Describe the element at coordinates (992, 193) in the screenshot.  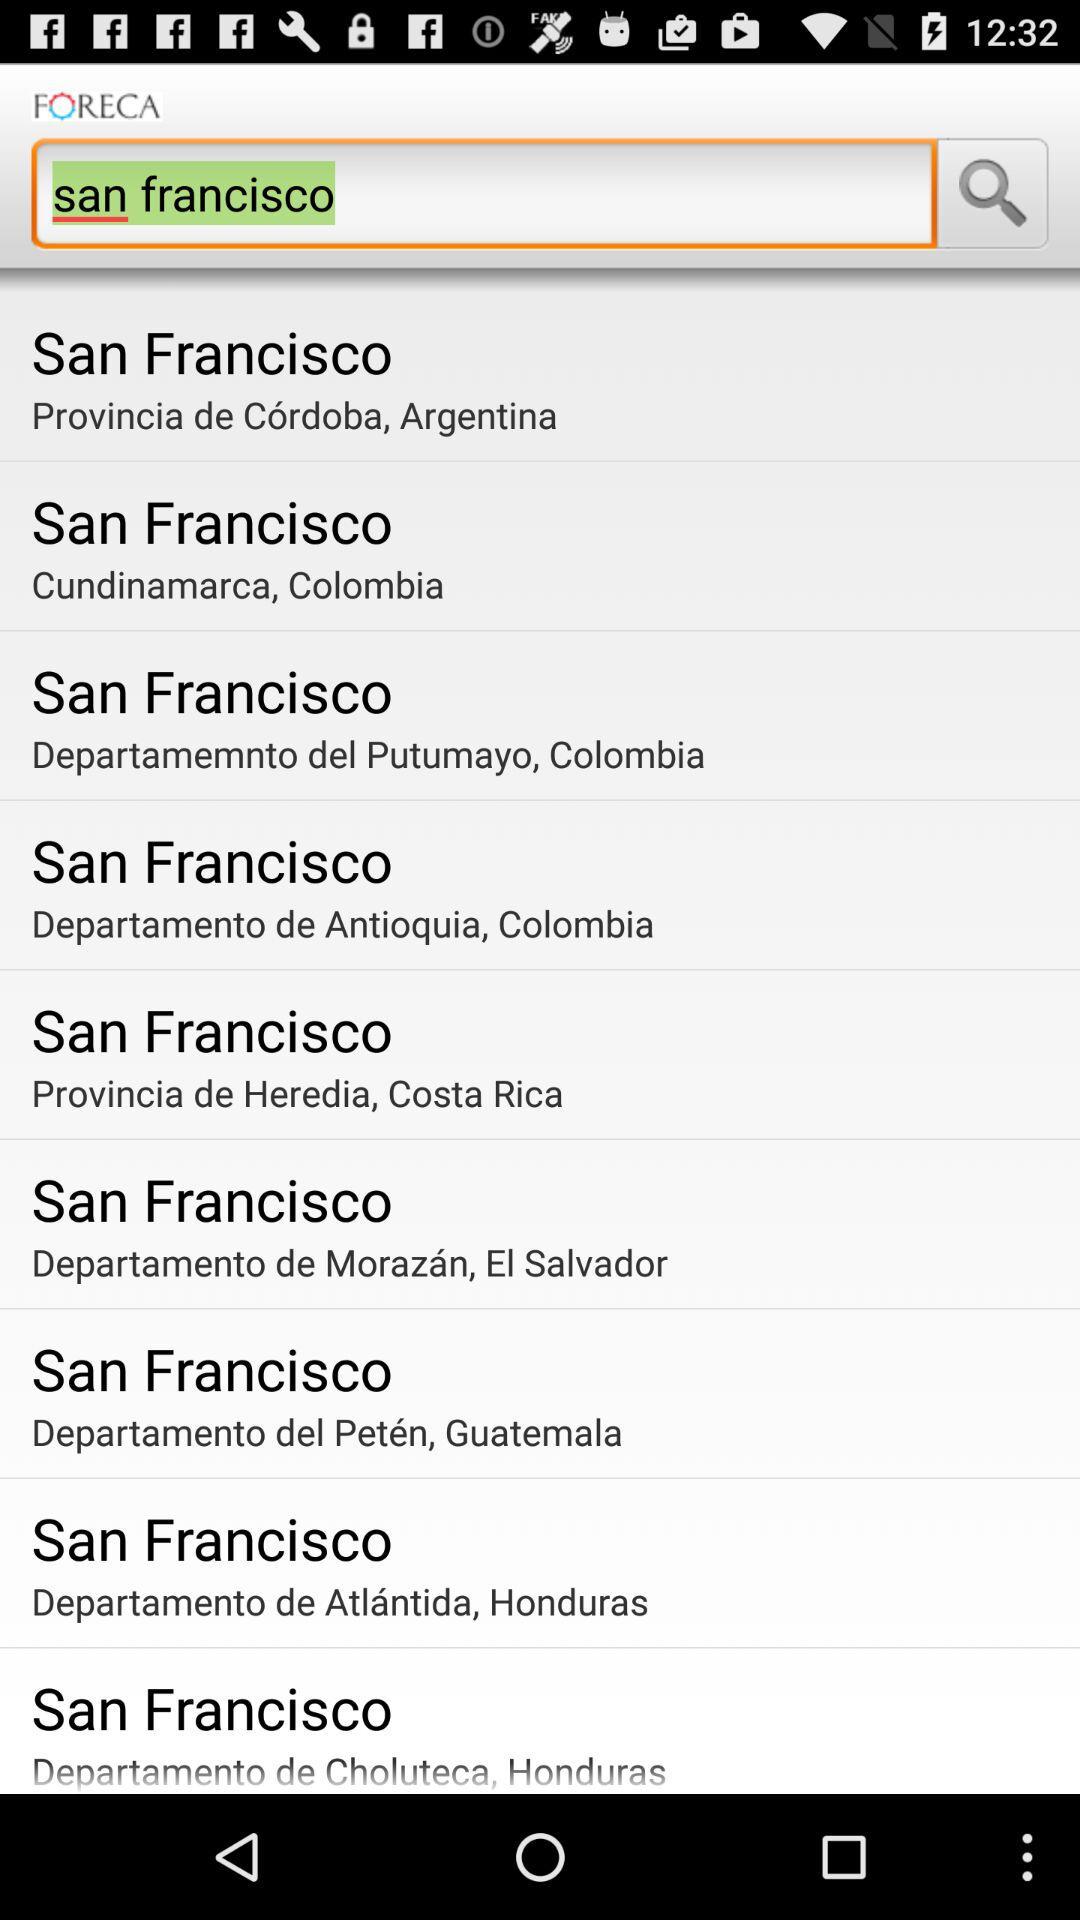
I see `icon to the right of the san francisco` at that location.